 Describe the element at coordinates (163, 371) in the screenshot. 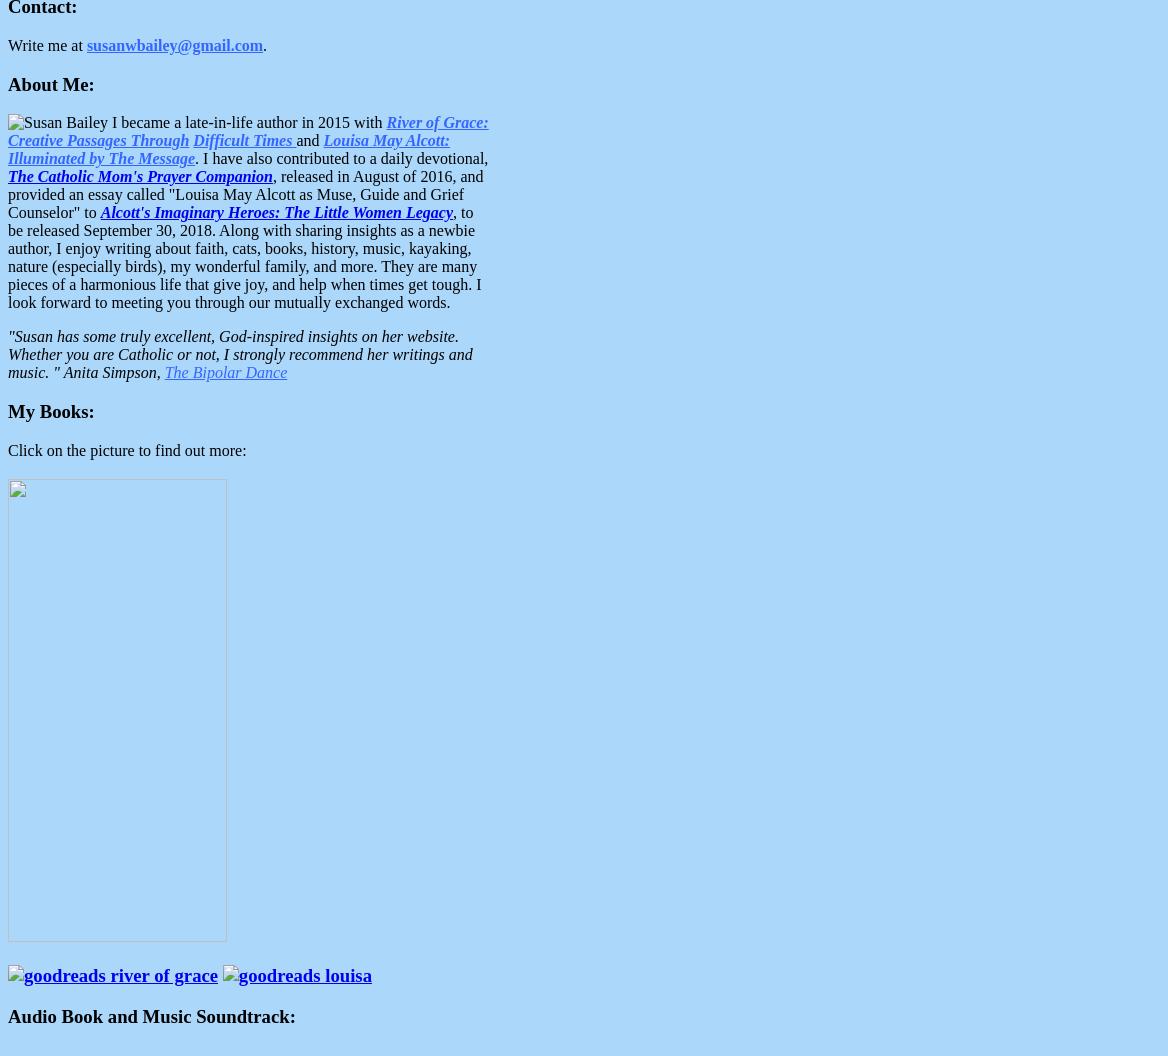

I see `'The Bipolar Dance'` at that location.